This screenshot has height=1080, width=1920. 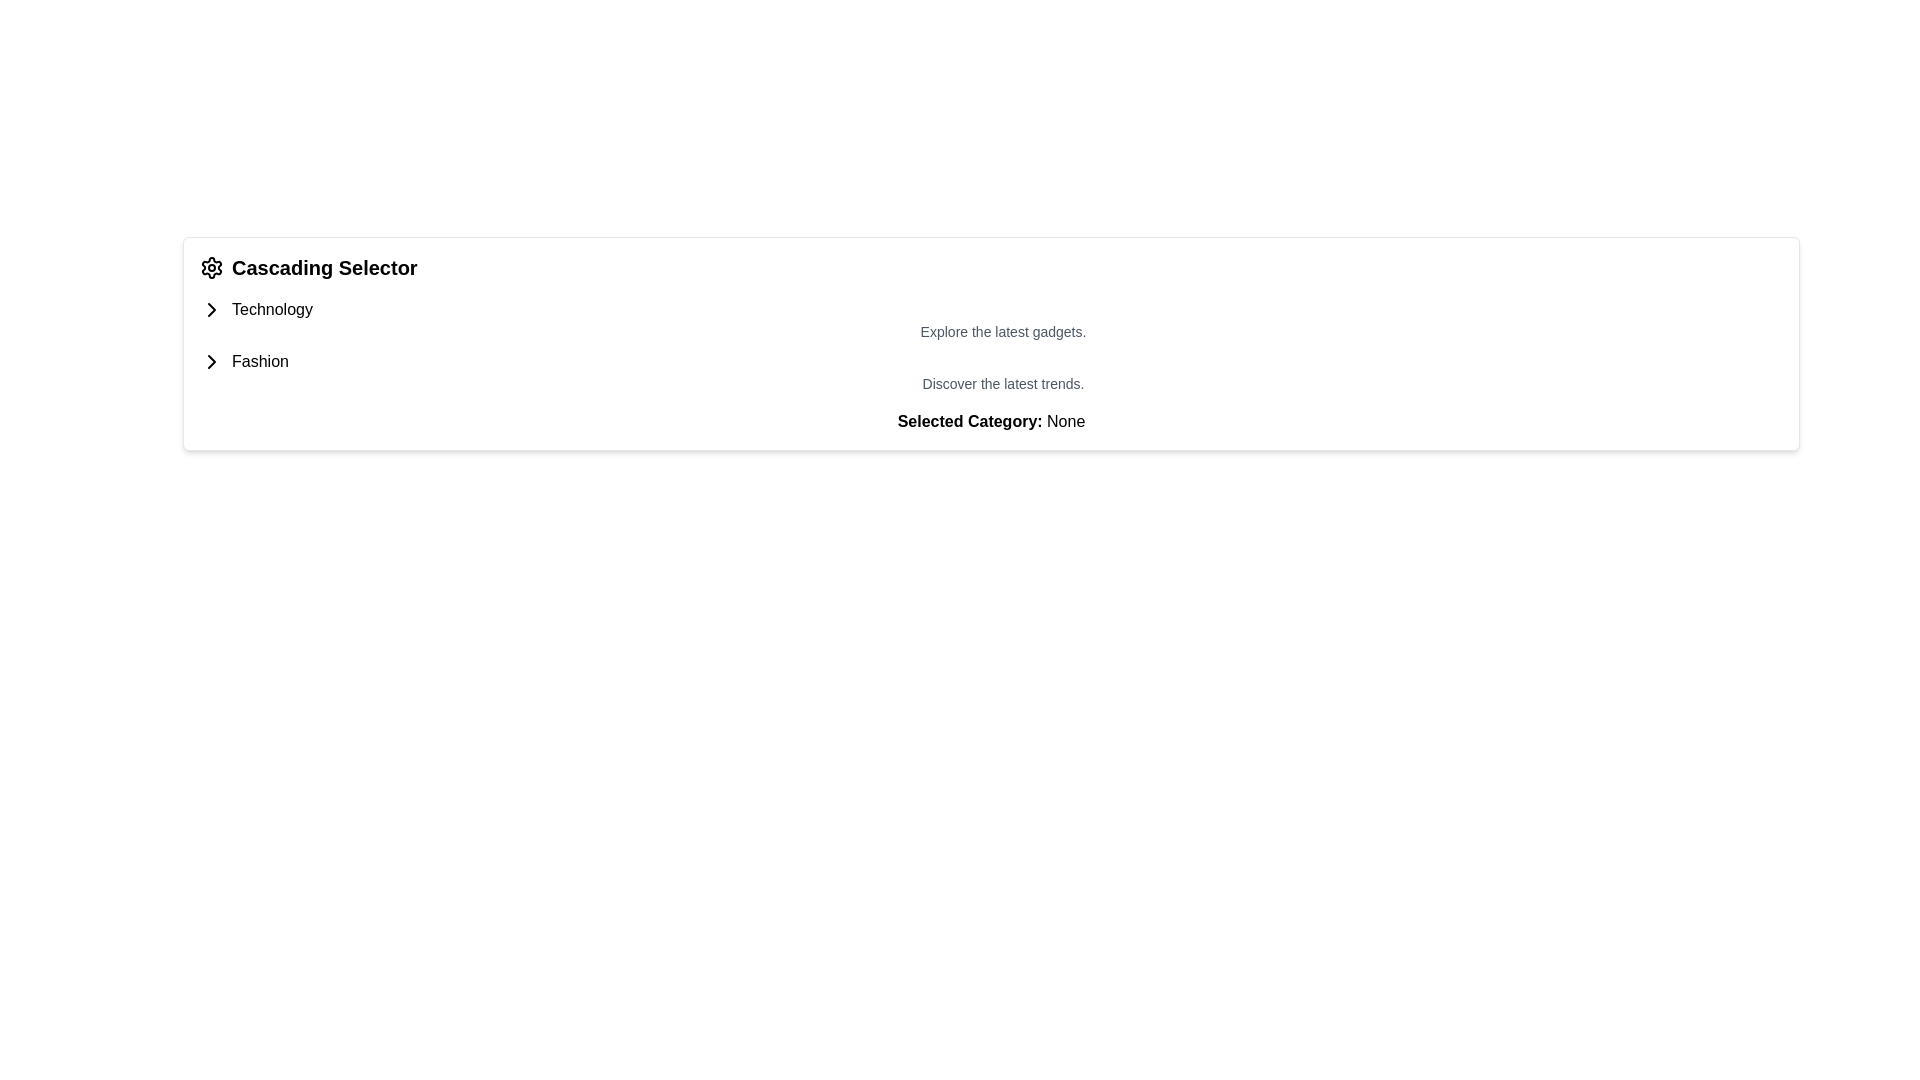 I want to click on the first Chevron icon (SVG) located to the left of the 'Technology' text to perform navigation using accessibility tools, so click(x=211, y=309).